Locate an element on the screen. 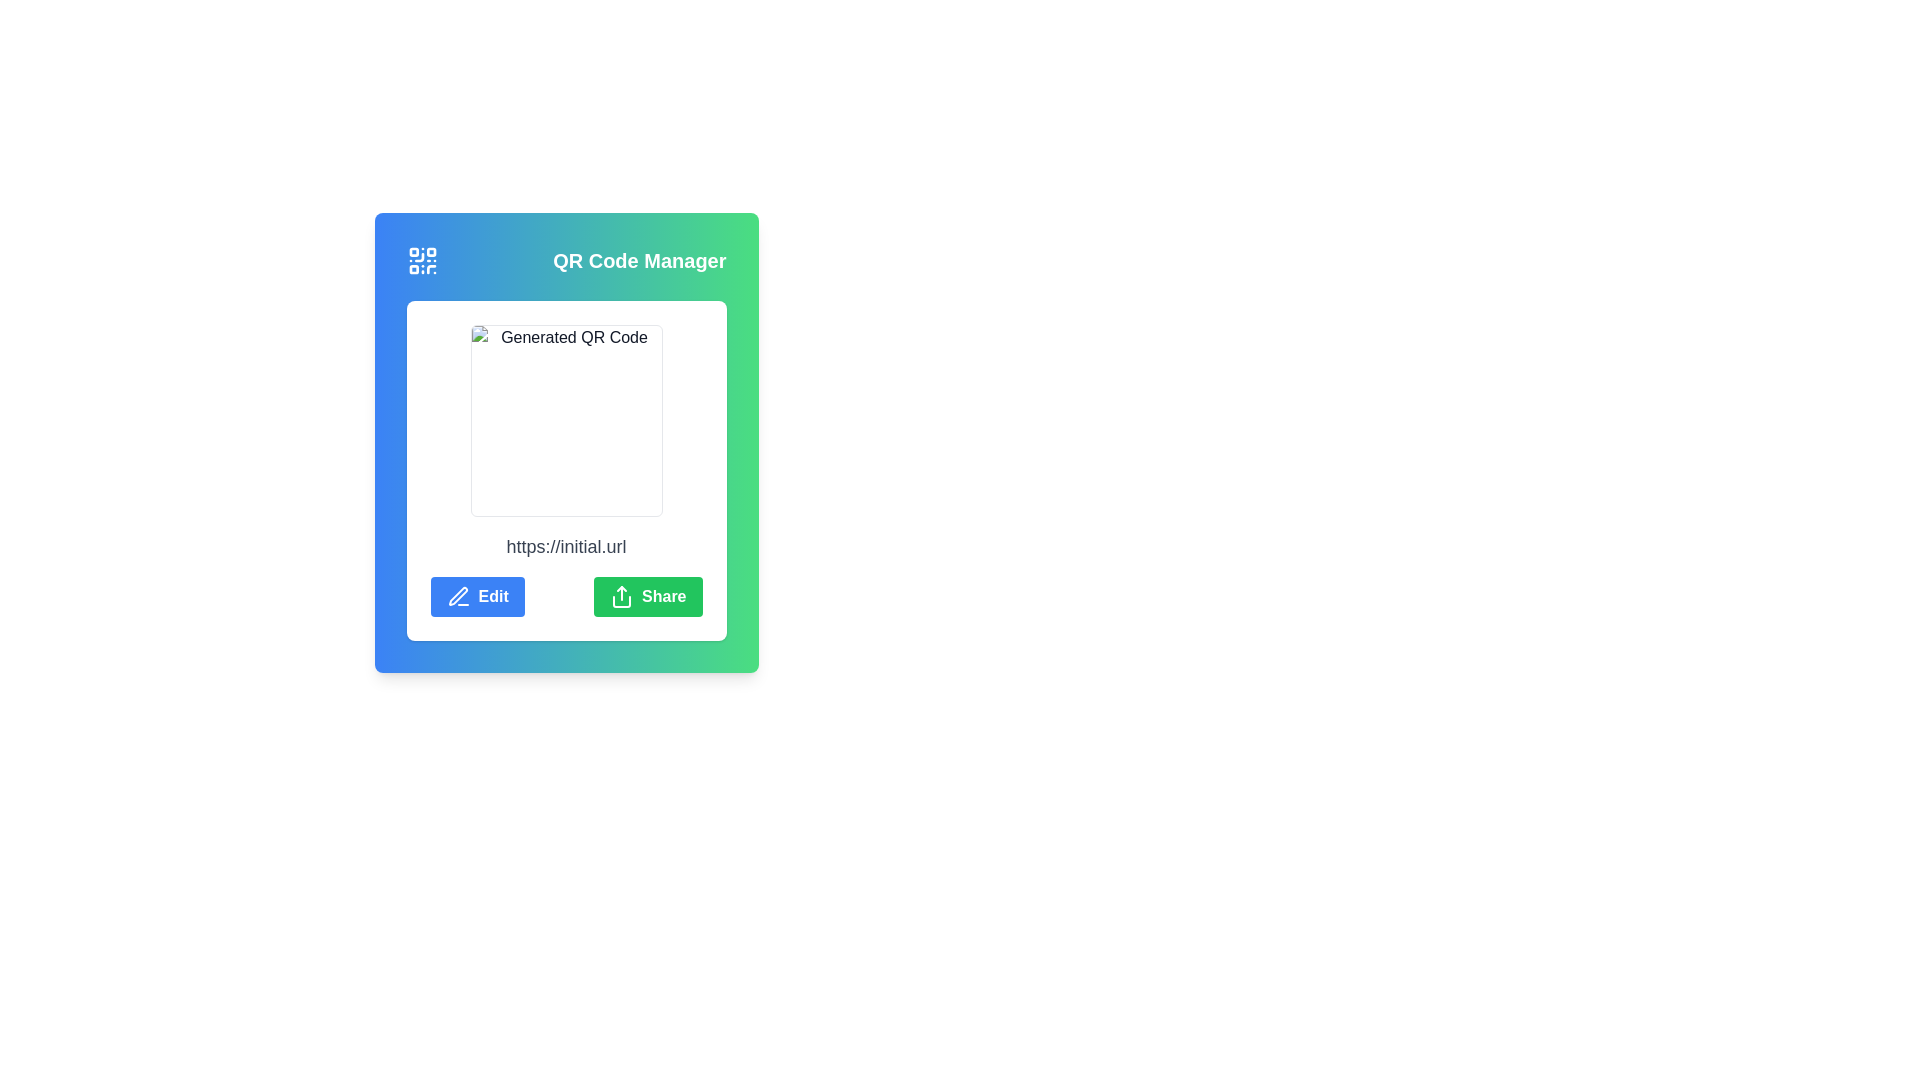 The height and width of the screenshot is (1080, 1920). the share icon element, which is part of an SVG representing data or content sharing functionality, located at the specified center coordinates is located at coordinates (621, 600).